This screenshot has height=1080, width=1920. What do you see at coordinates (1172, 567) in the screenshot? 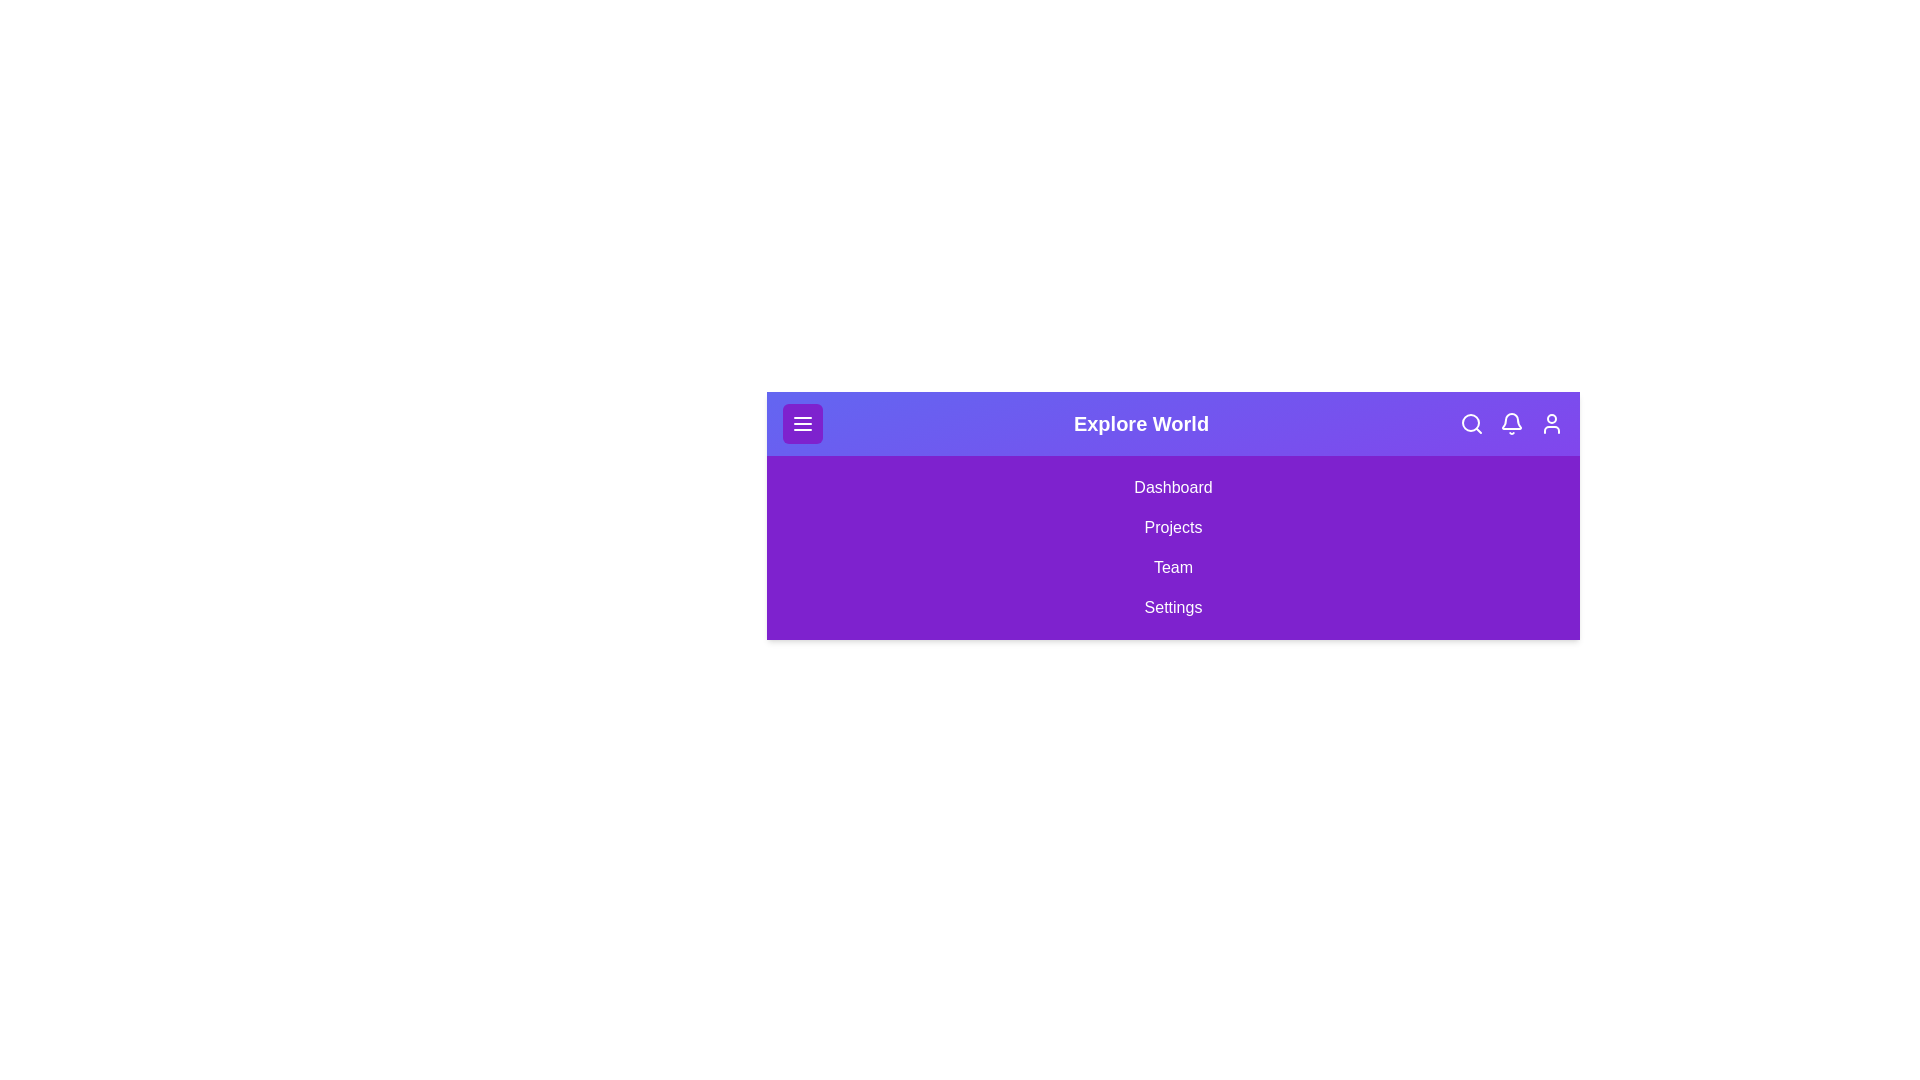
I see `the 'Team' text in the menu` at bounding box center [1172, 567].